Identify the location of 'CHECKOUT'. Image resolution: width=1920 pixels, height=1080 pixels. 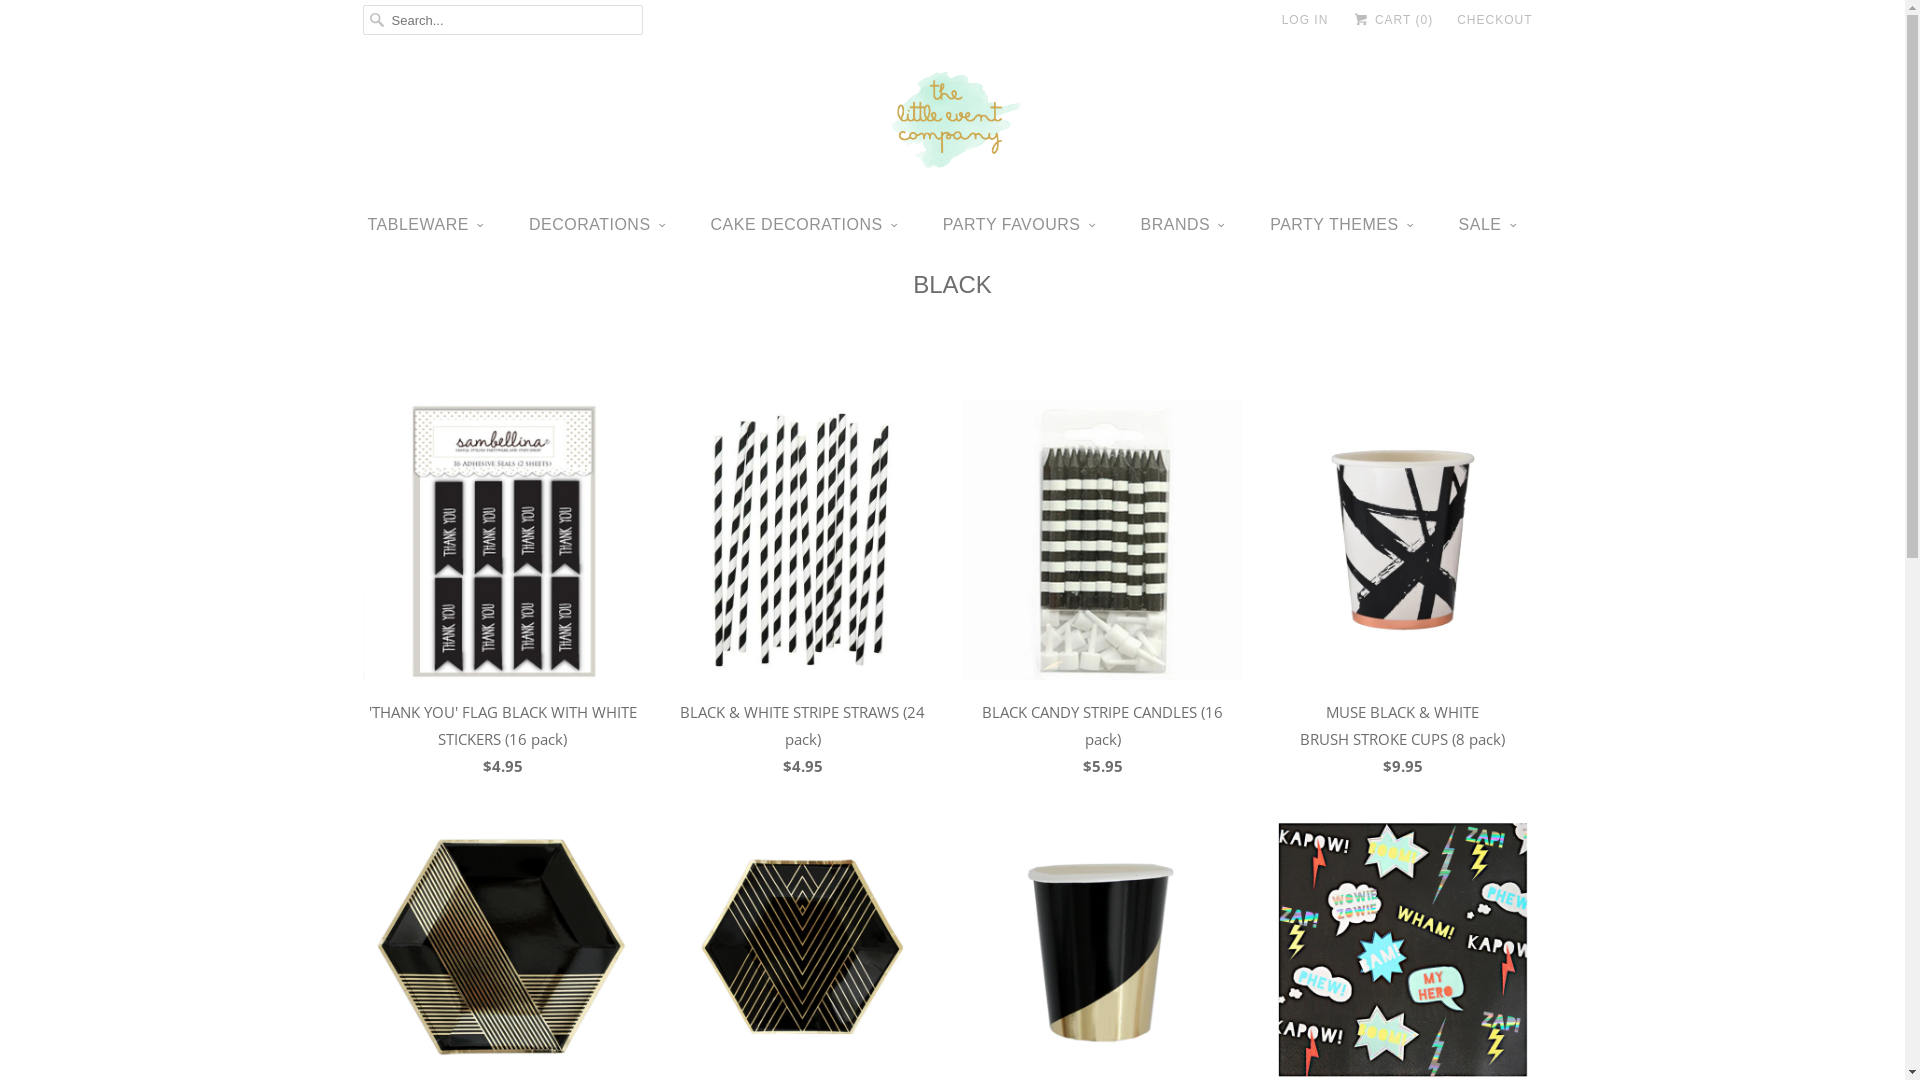
(1494, 19).